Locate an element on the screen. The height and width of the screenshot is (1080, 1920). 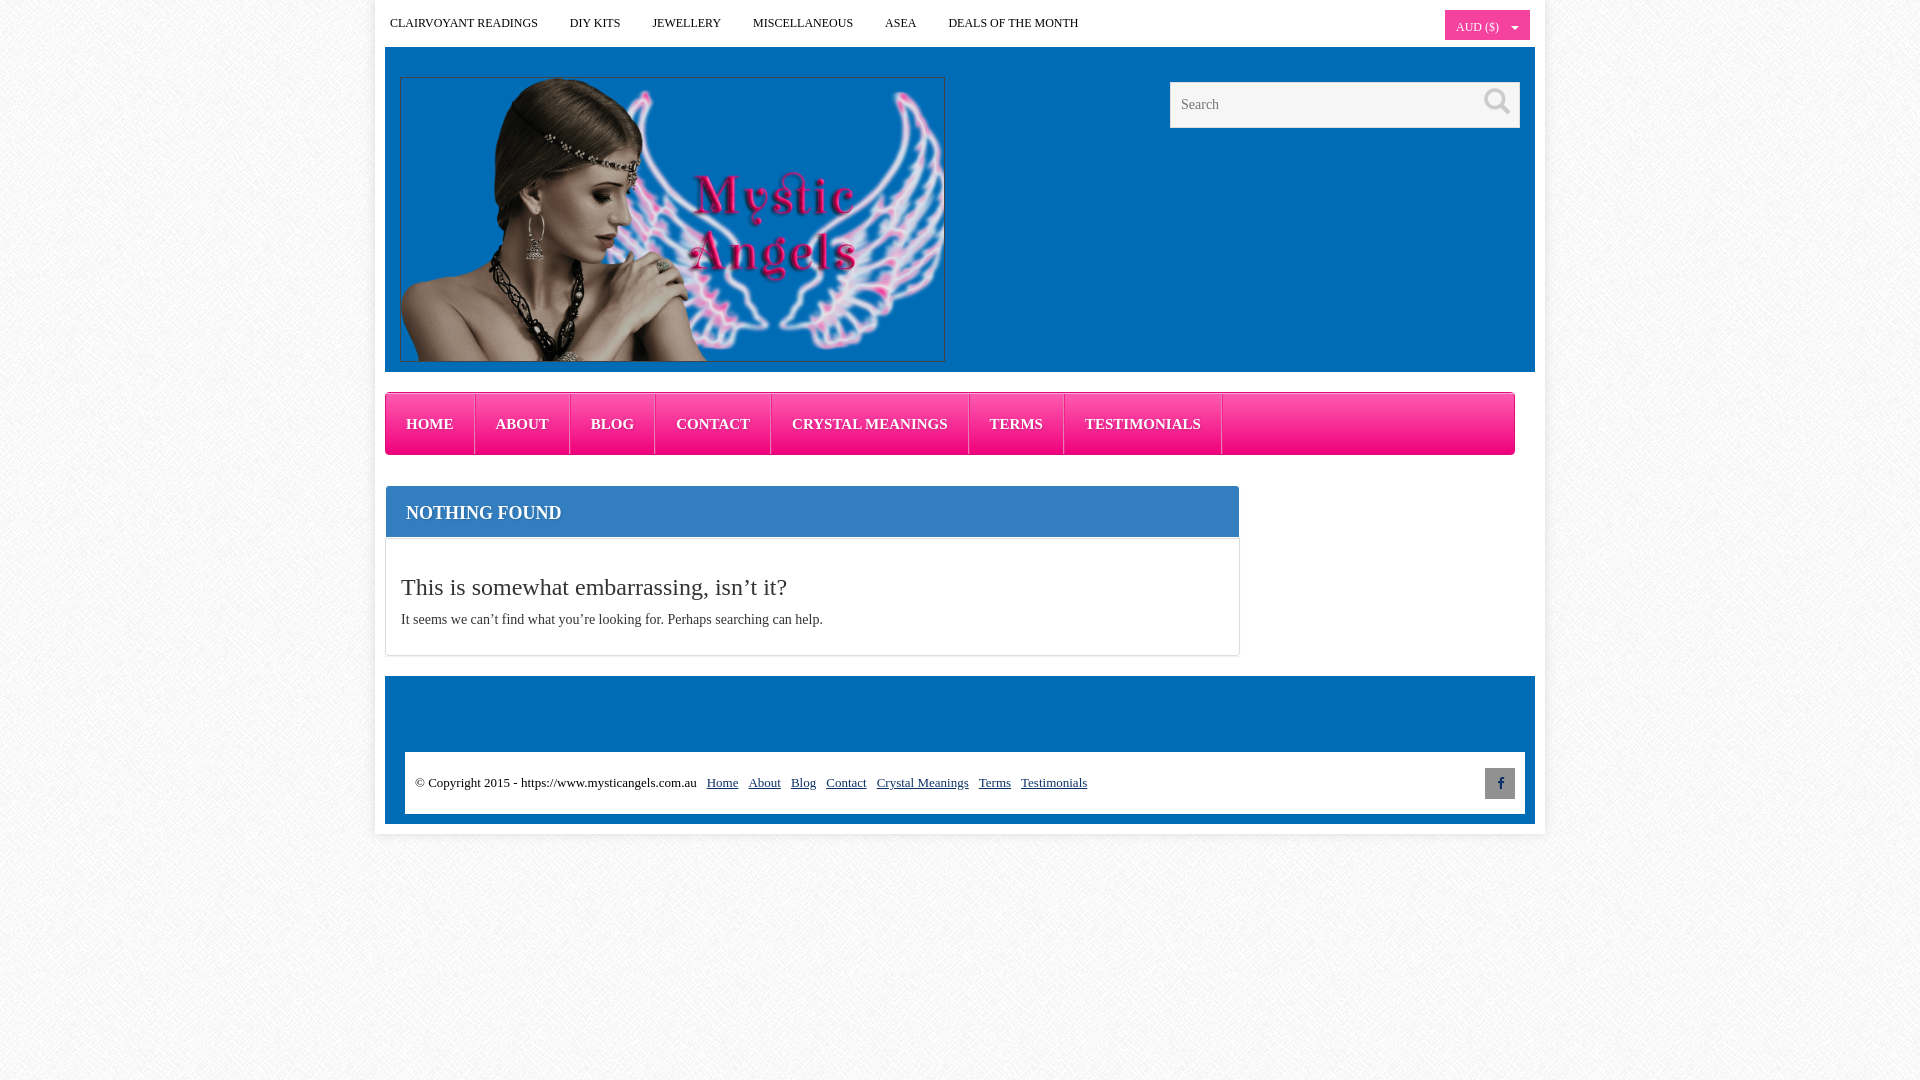
'About' is located at coordinates (763, 781).